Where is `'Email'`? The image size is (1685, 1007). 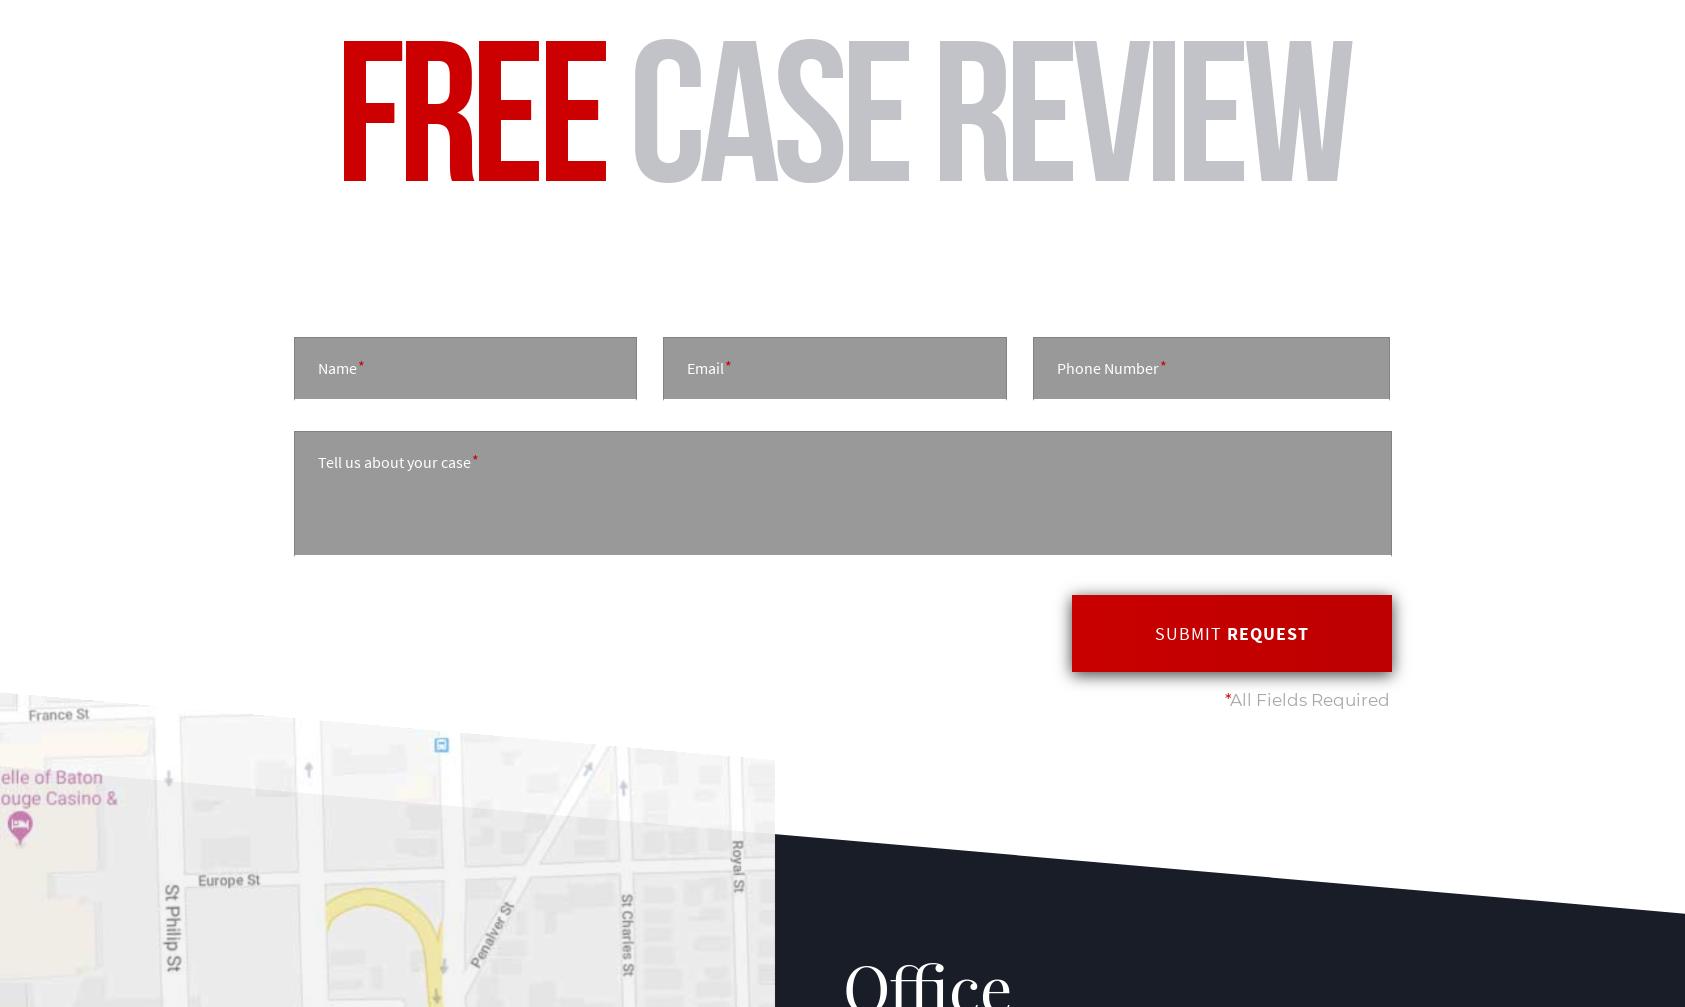
'Email' is located at coordinates (704, 367).